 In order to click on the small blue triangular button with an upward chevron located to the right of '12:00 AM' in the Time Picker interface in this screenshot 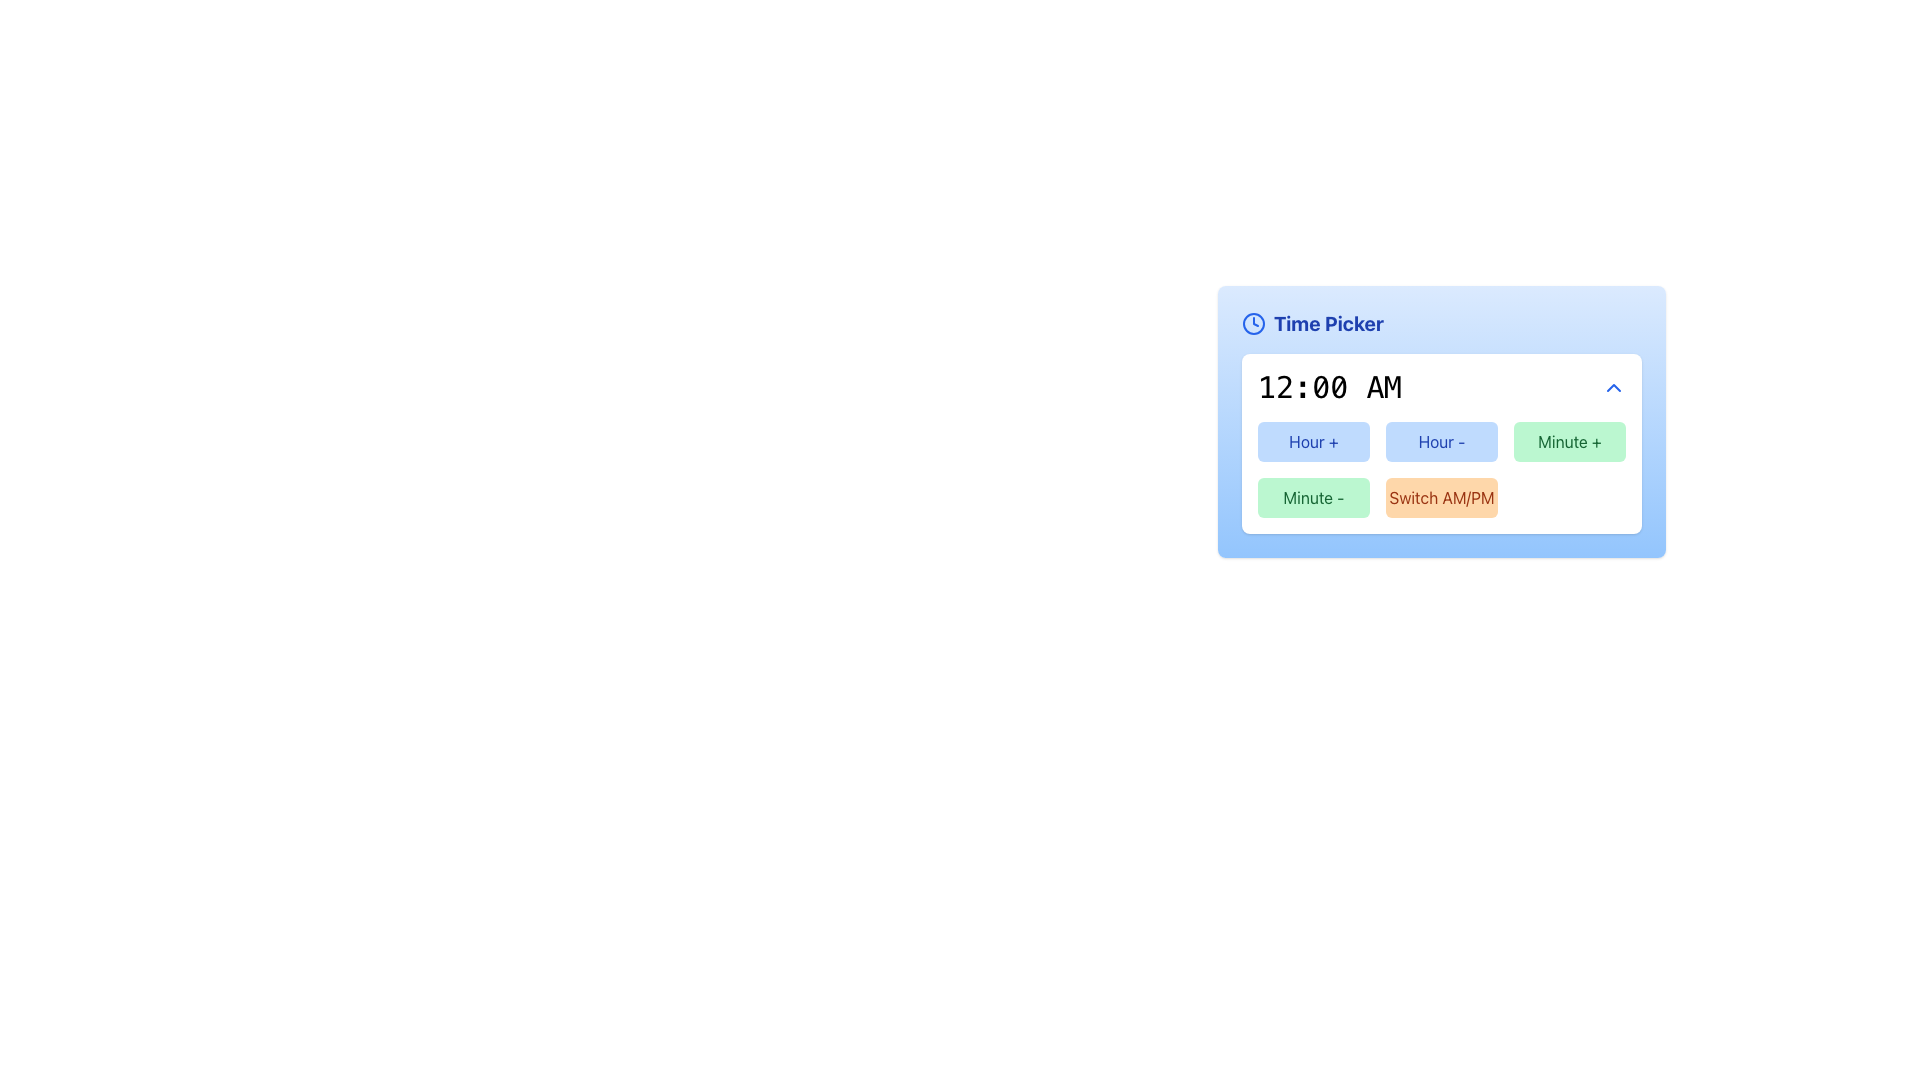, I will do `click(1613, 388)`.